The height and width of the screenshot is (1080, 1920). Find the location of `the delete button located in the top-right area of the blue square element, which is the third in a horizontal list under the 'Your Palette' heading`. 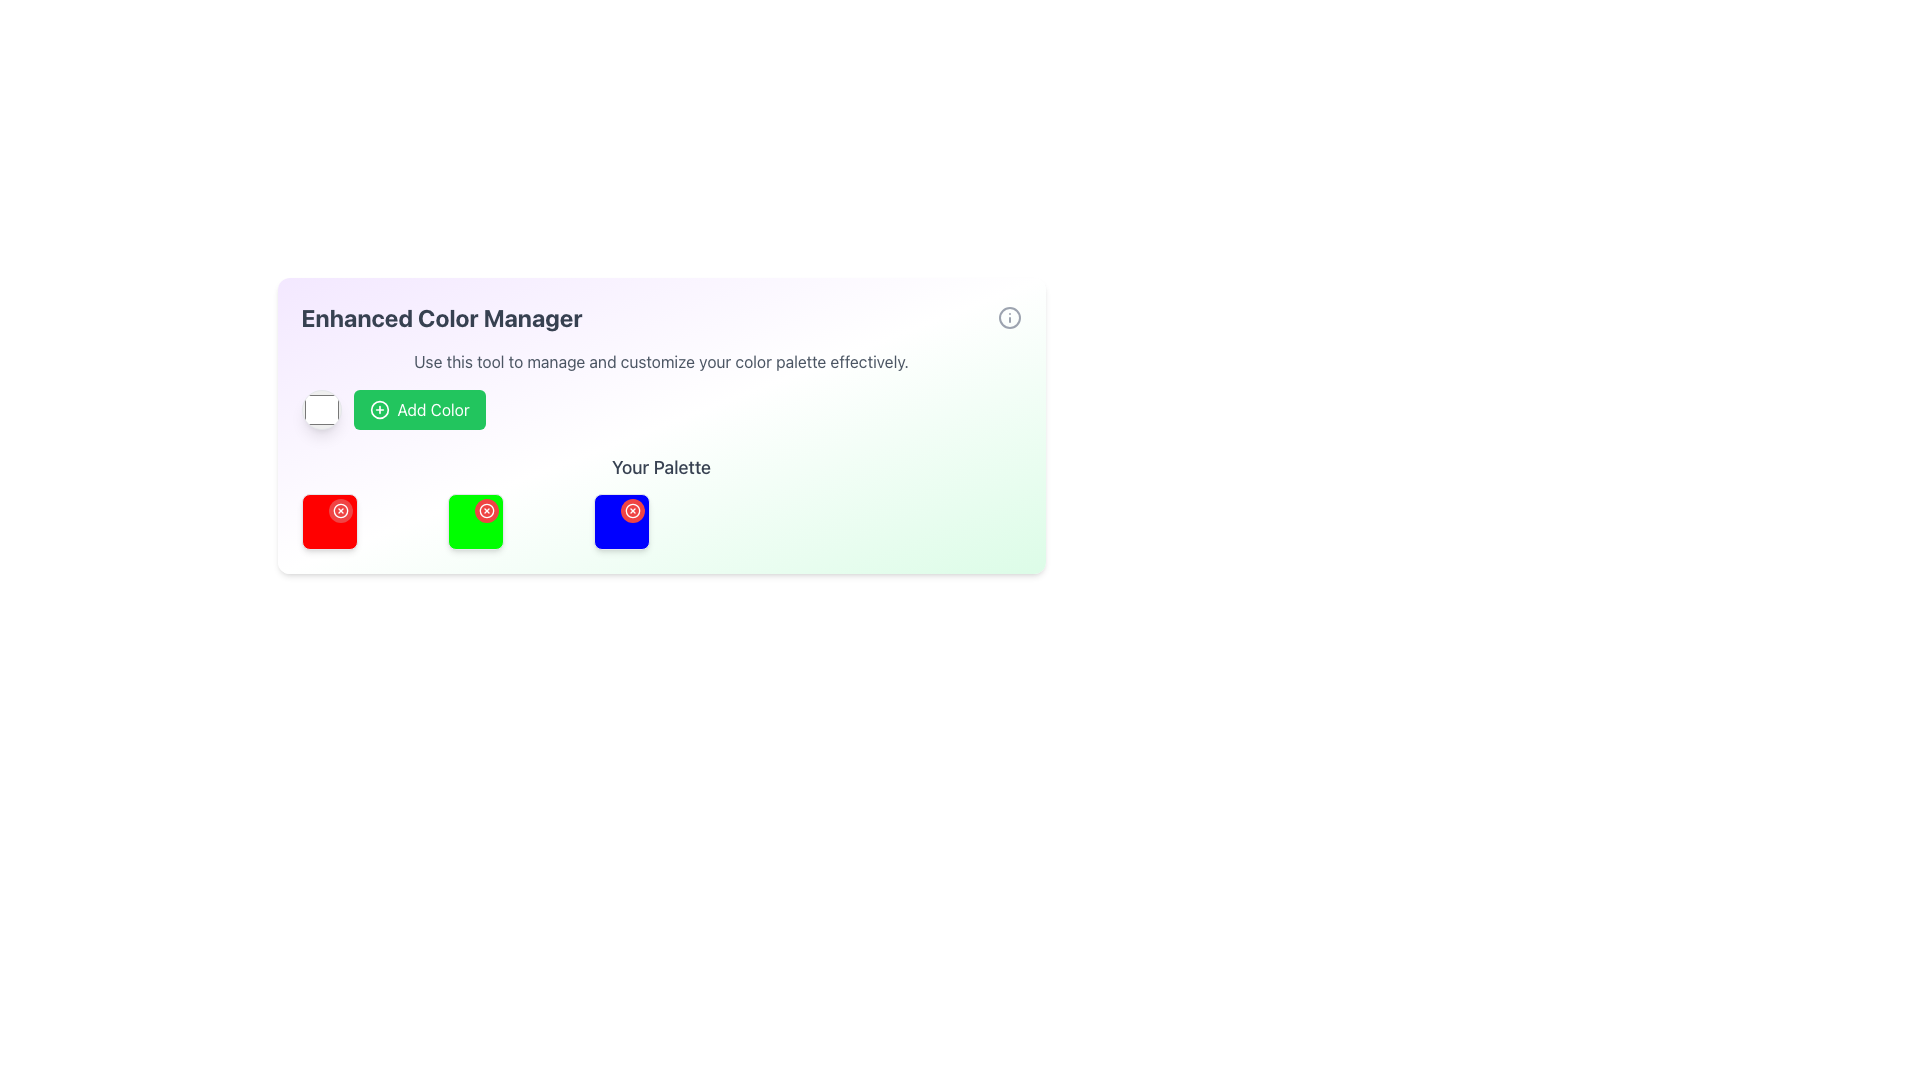

the delete button located in the top-right area of the blue square element, which is the third in a horizontal list under the 'Your Palette' heading is located at coordinates (632, 509).